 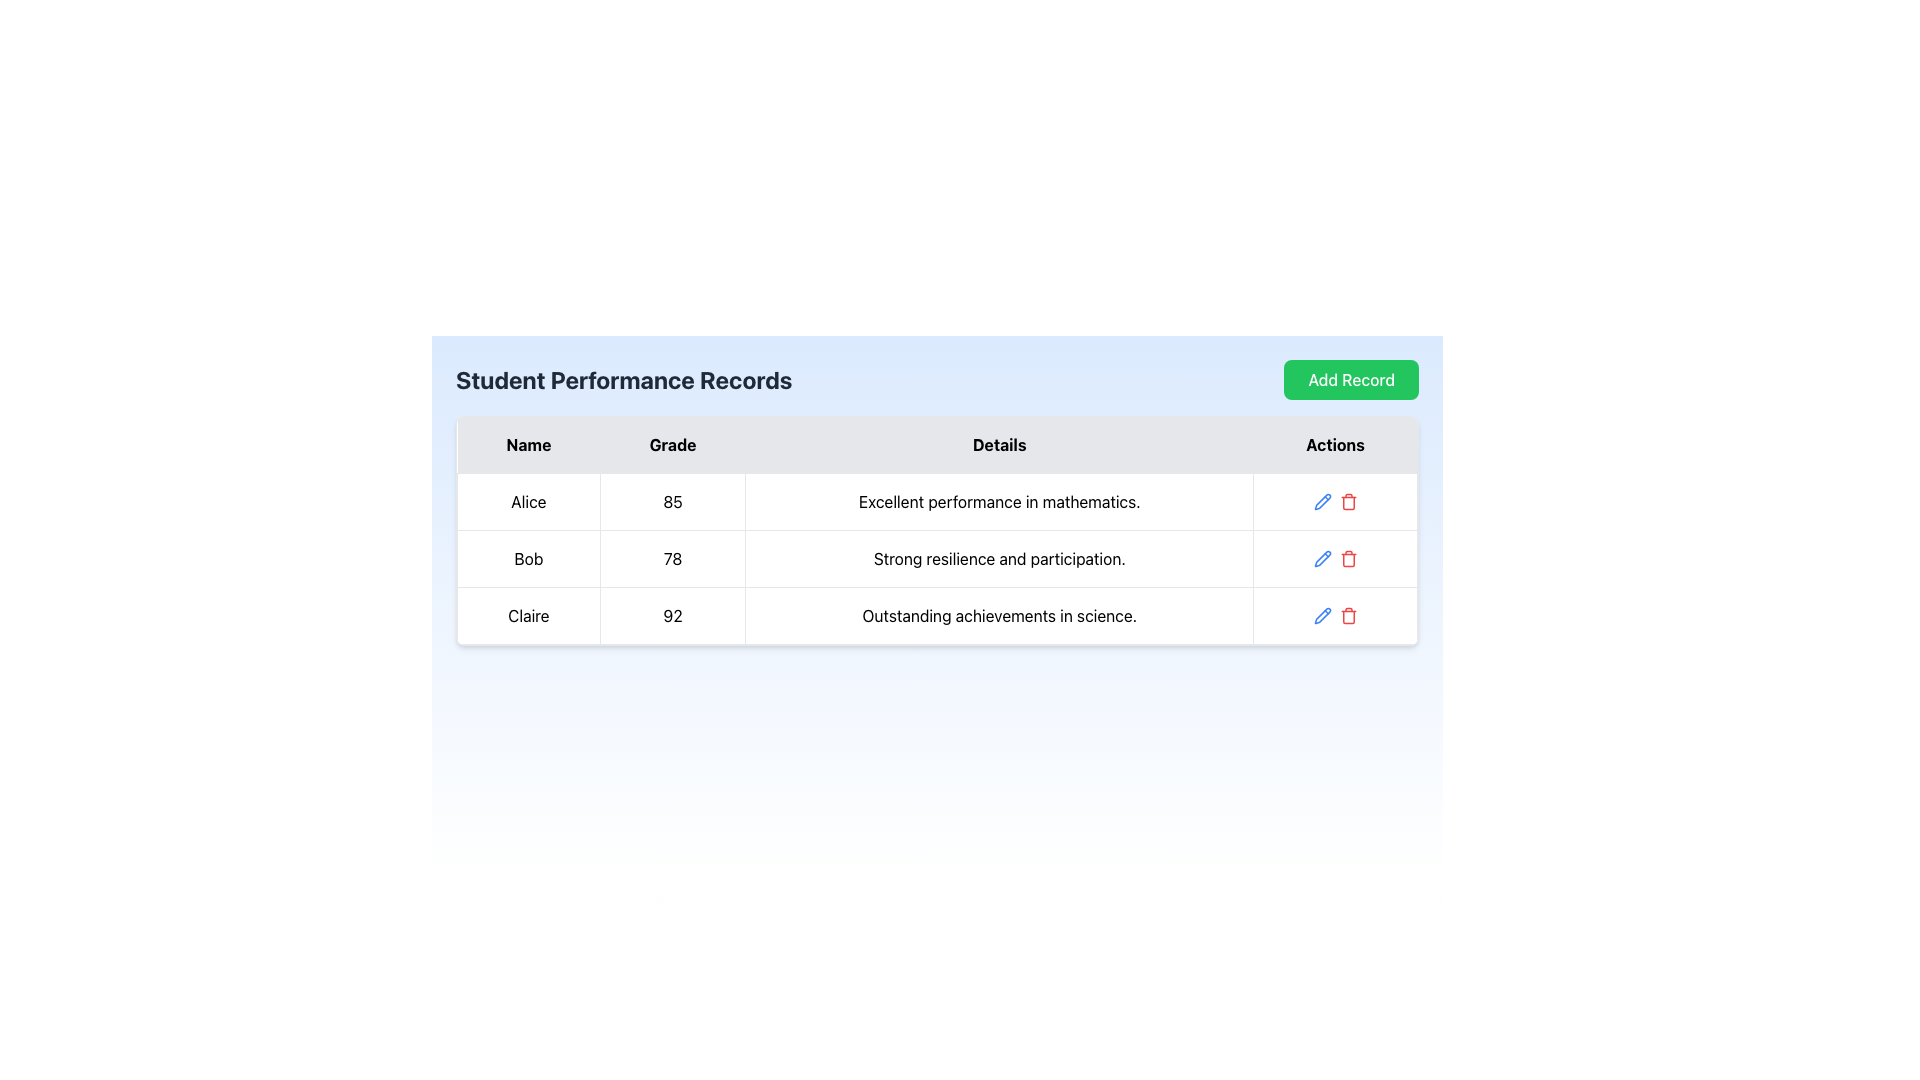 I want to click on the static text field displaying '92' in the Grade column of Claire's performance record within the table, so click(x=673, y=615).